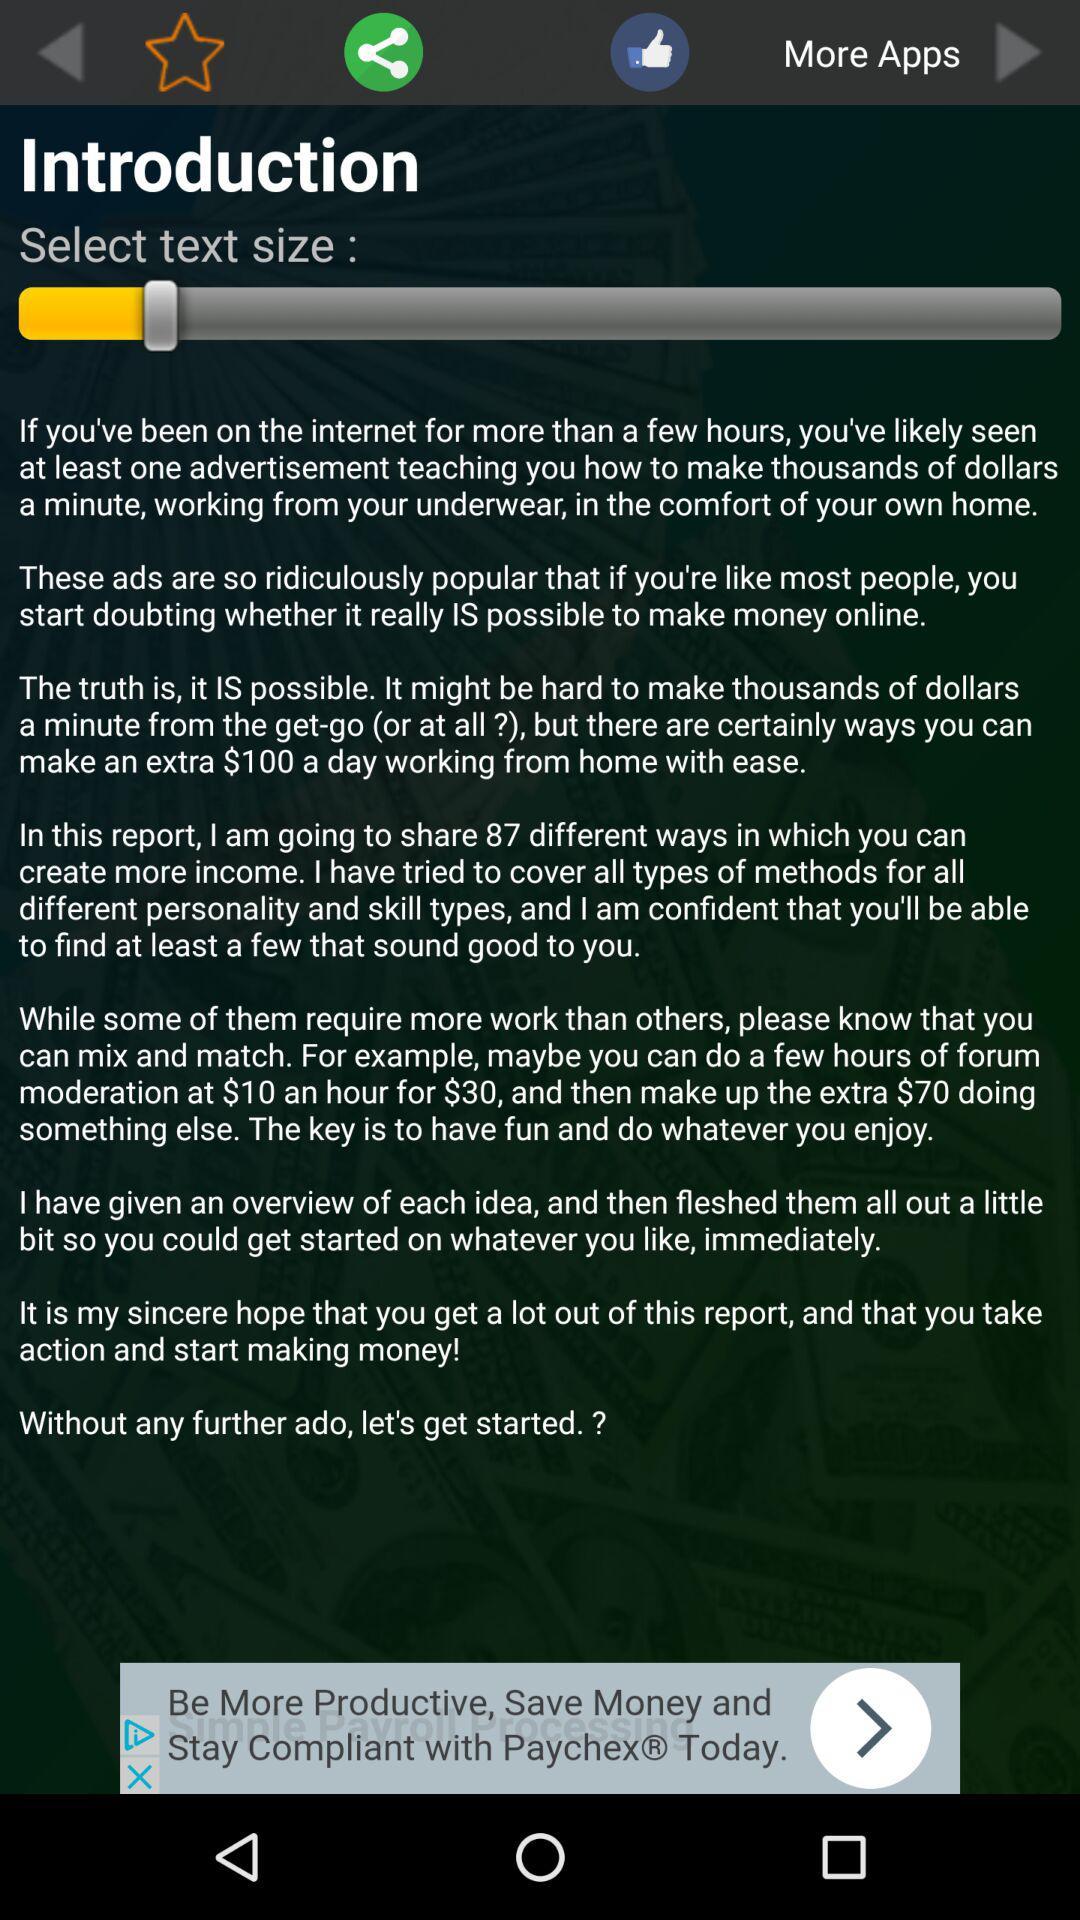 Image resolution: width=1080 pixels, height=1920 pixels. What do you see at coordinates (184, 52) in the screenshot?
I see `favorite` at bounding box center [184, 52].